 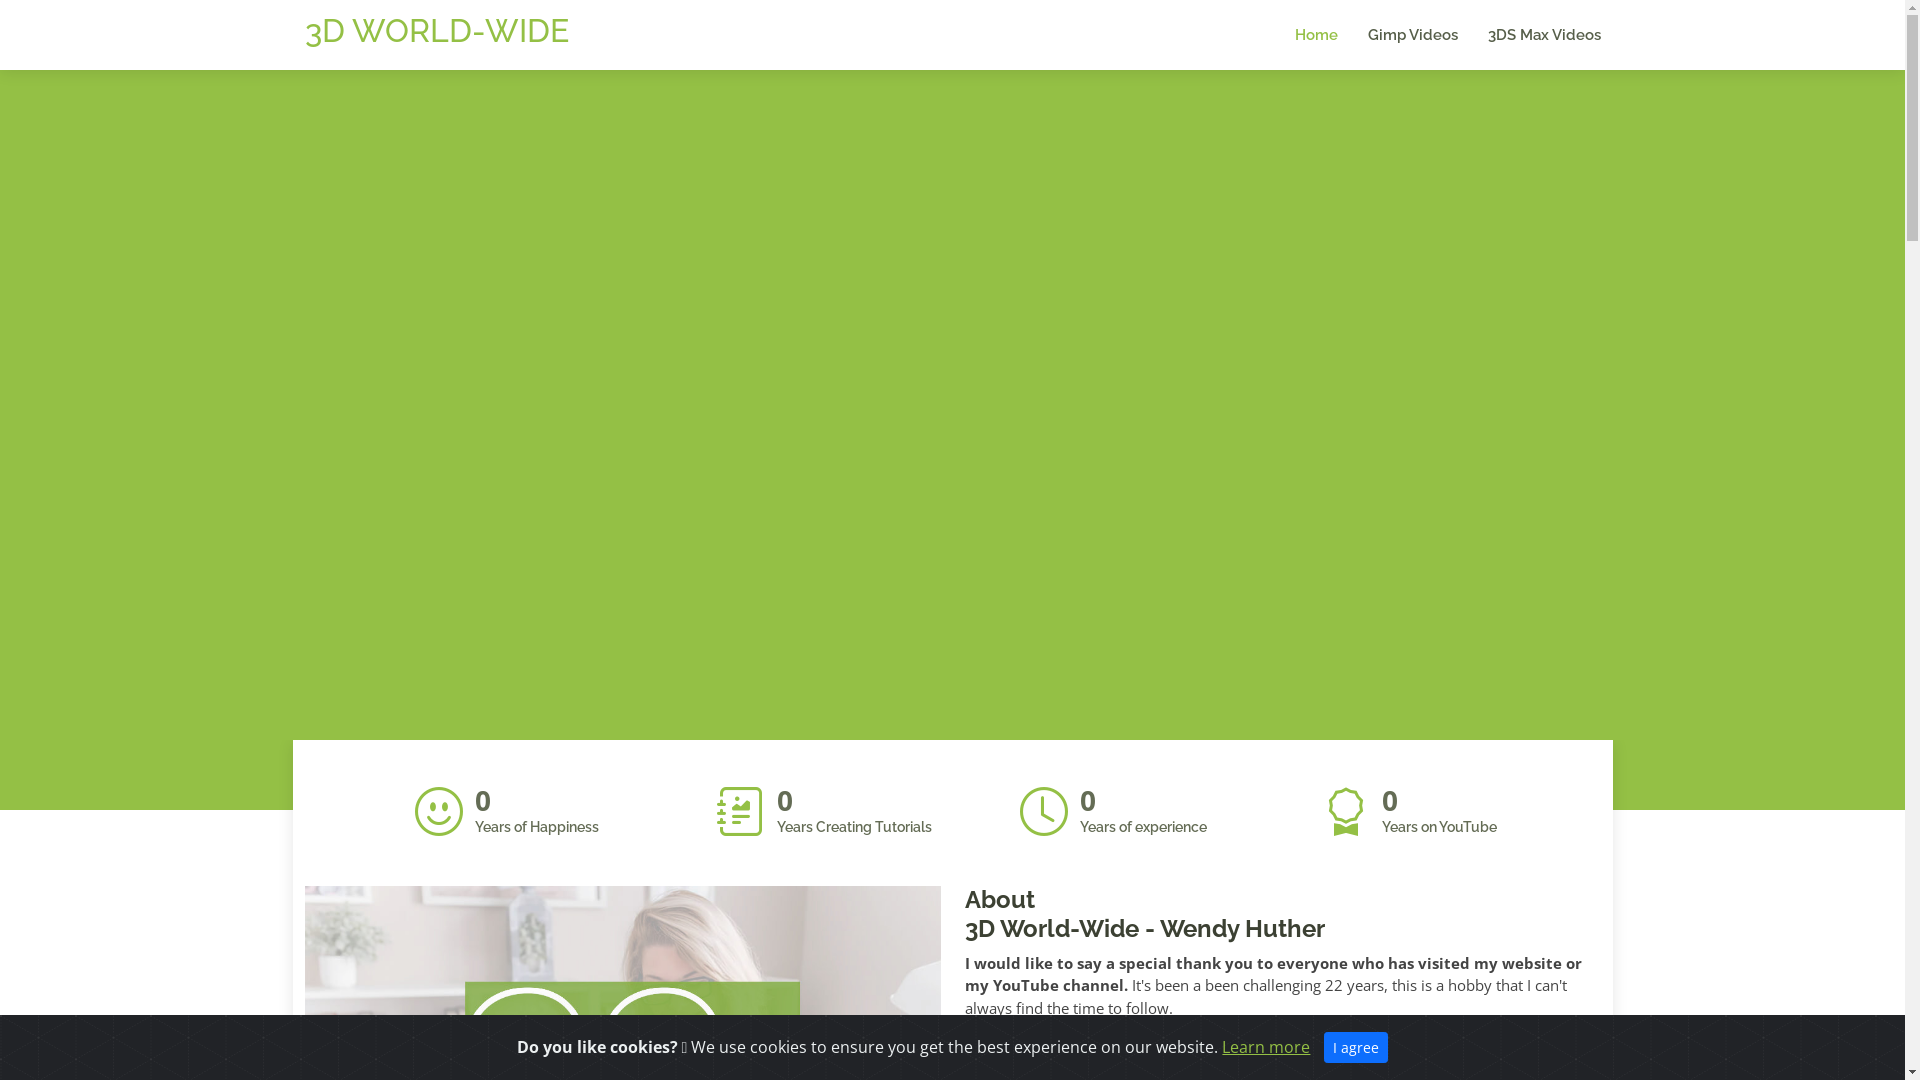 I want to click on 'Gimp Videos', so click(x=1396, y=35).